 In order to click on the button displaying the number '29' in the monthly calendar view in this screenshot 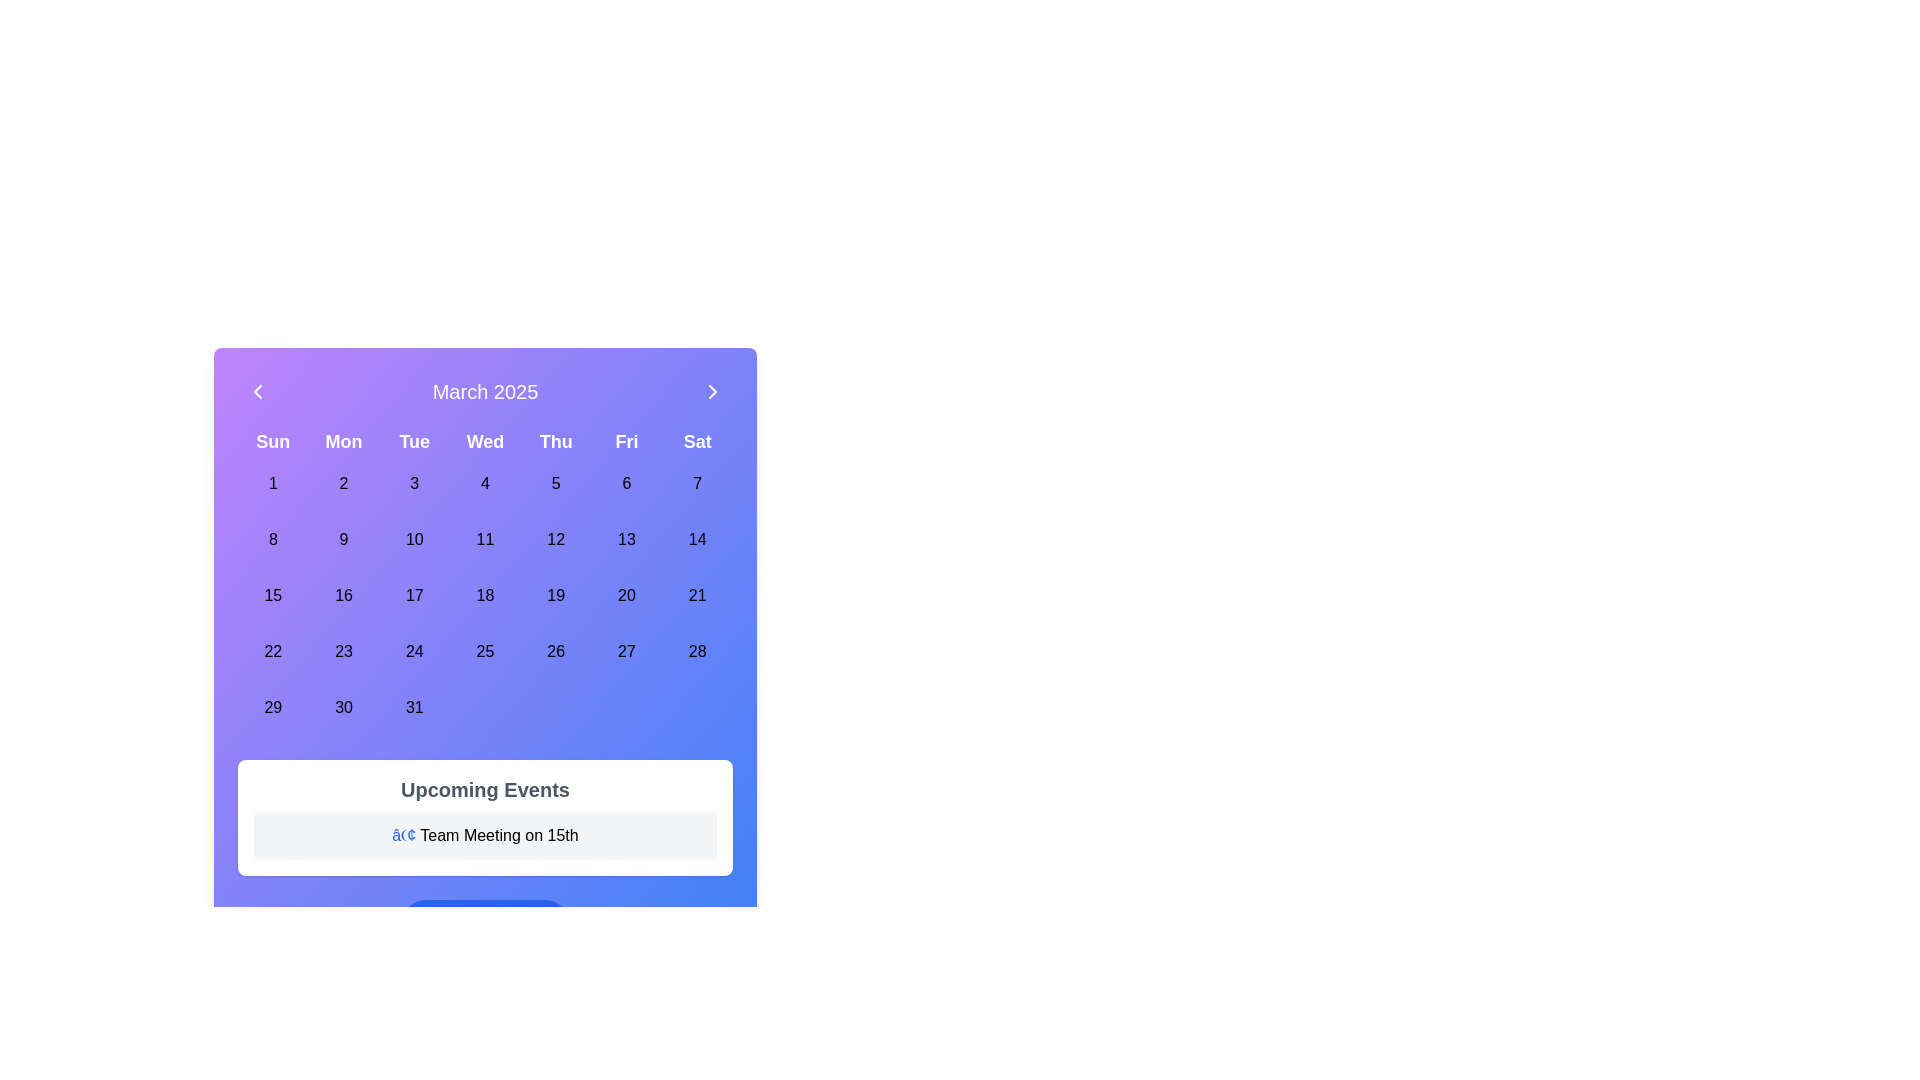, I will do `click(272, 707)`.